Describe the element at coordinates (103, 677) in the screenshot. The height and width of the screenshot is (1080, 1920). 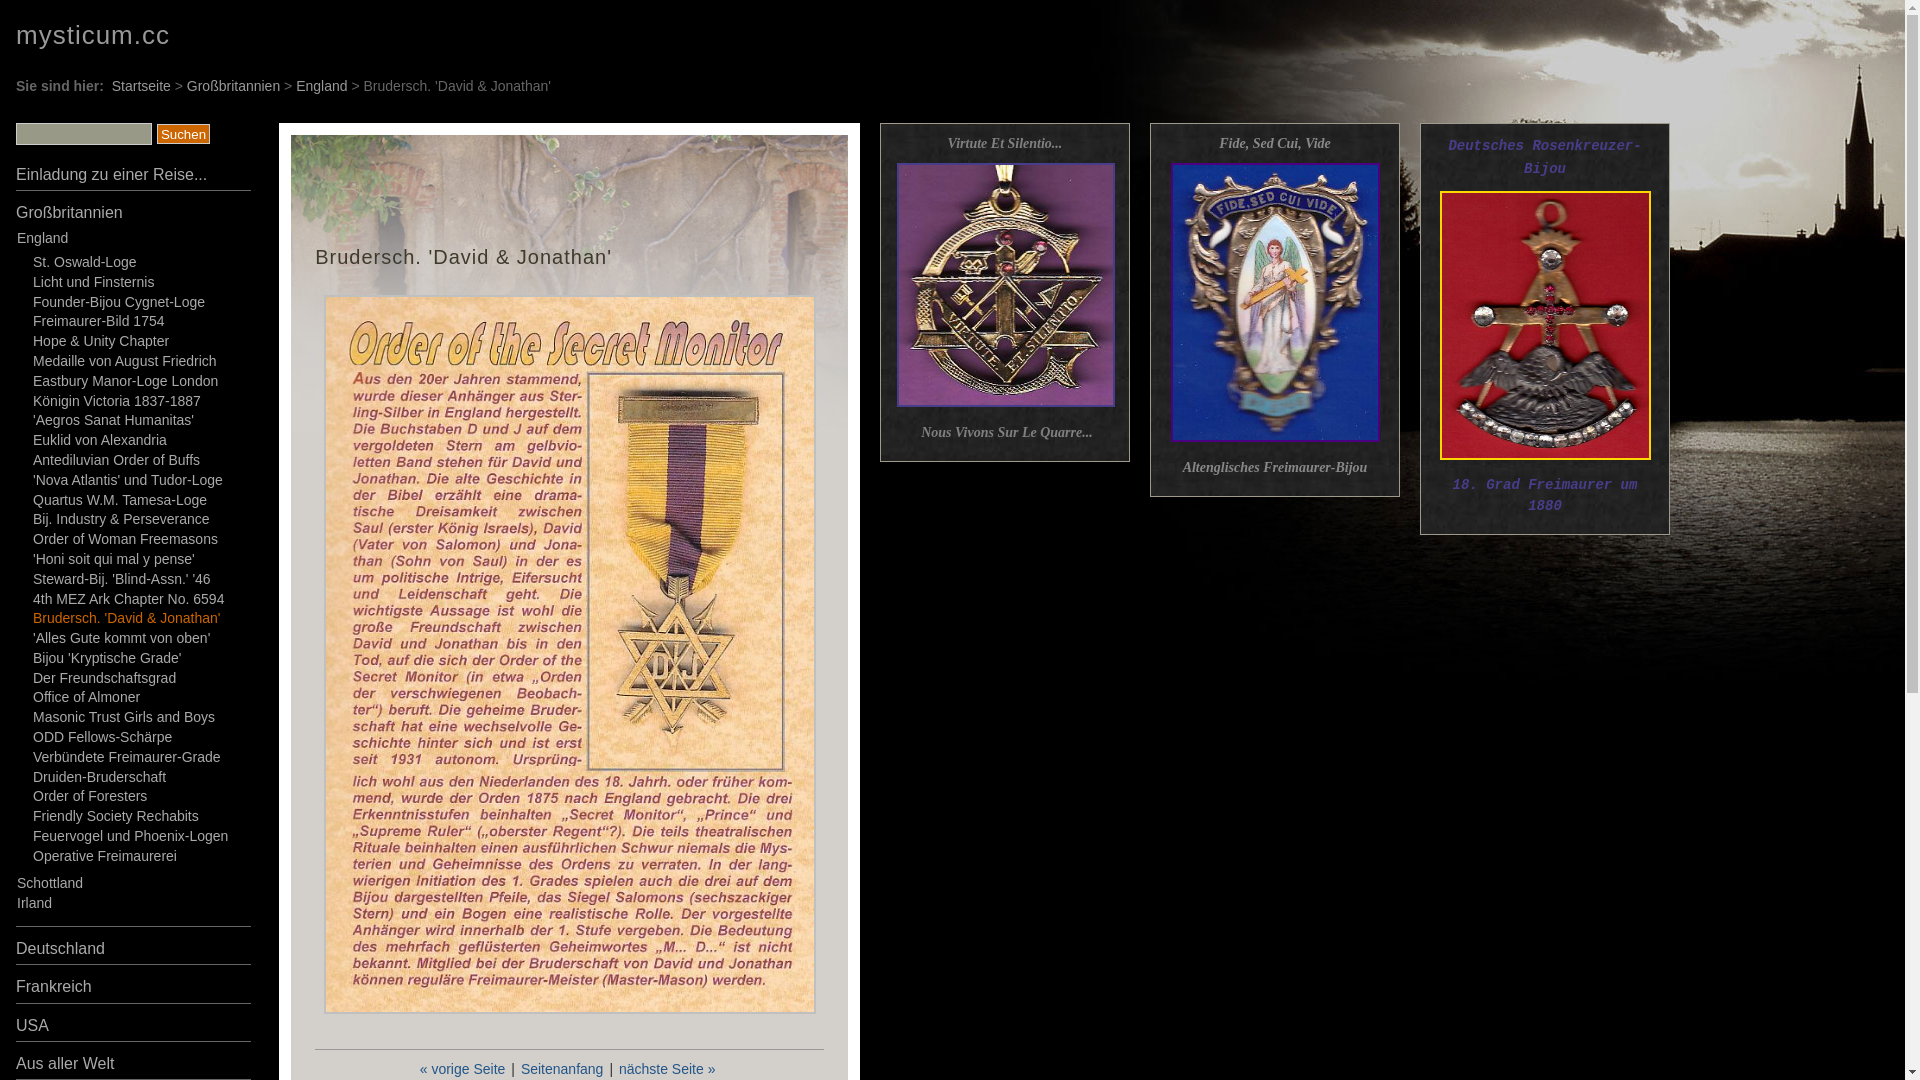
I see `'Der Freundschaftsgrad'` at that location.